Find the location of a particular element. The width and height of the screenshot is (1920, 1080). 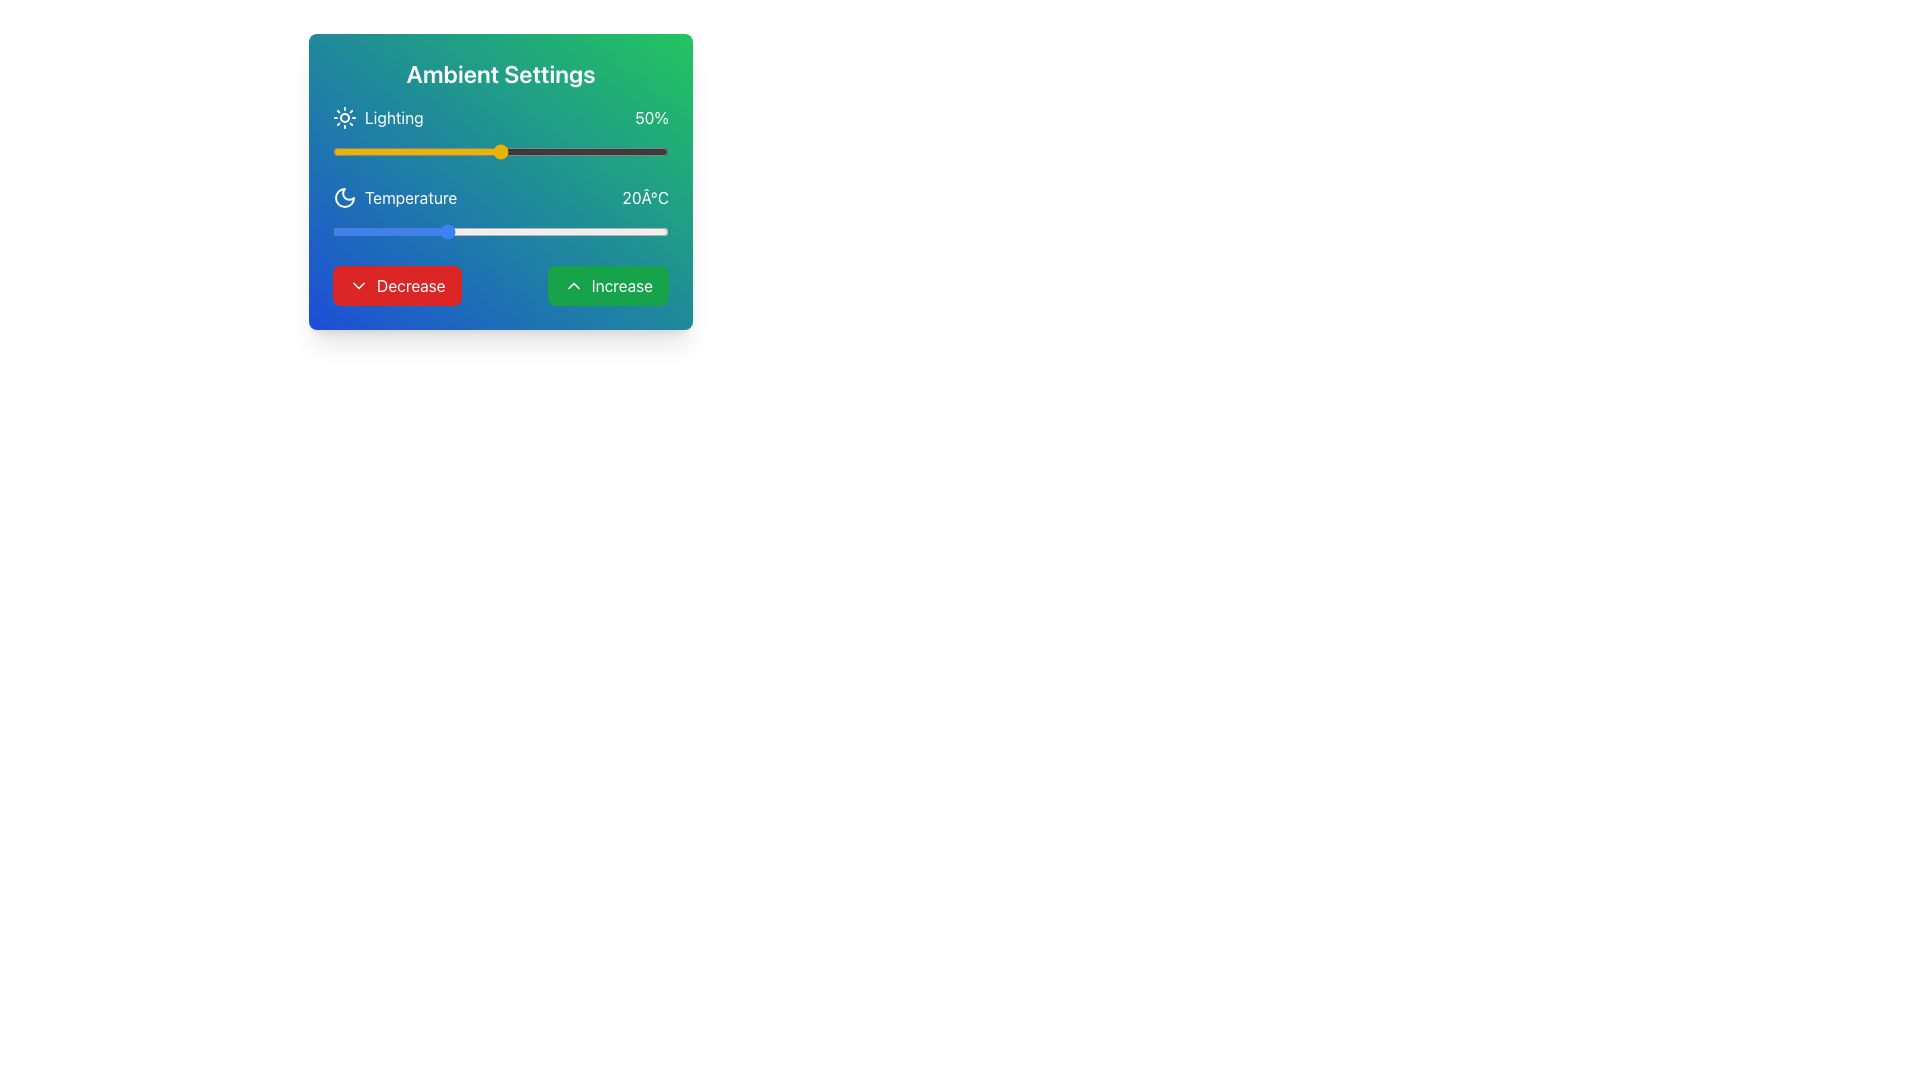

the lighting level is located at coordinates (490, 150).